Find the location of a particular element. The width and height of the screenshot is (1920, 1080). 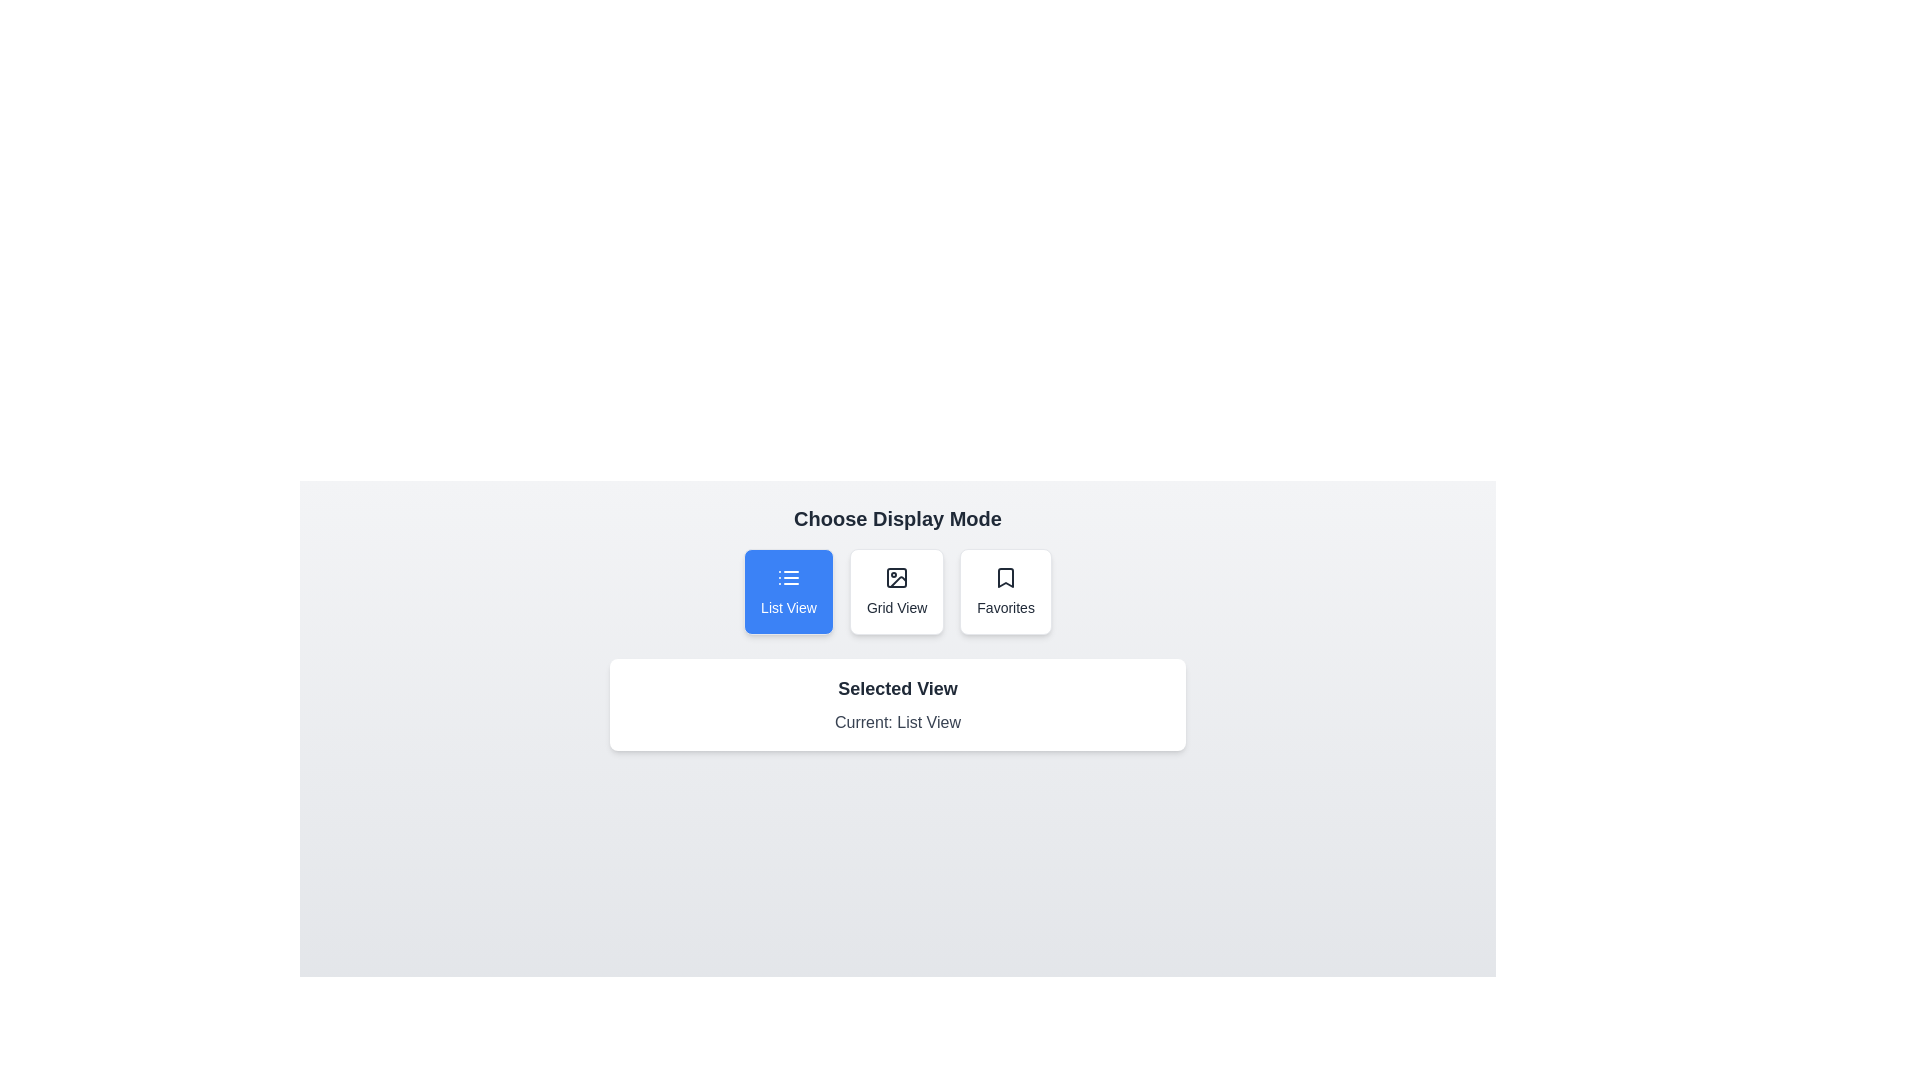

the view option List View by clicking on its button is located at coordinates (787, 590).